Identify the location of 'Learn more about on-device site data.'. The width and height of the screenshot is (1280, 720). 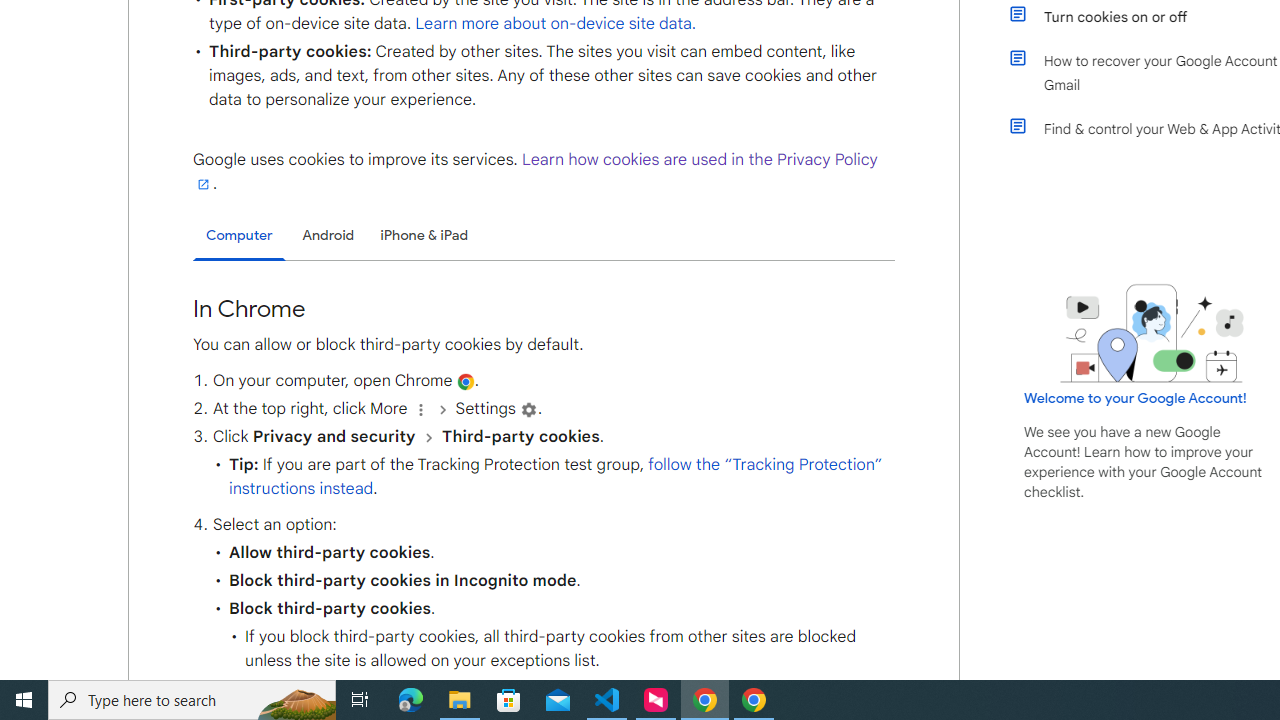
(556, 23).